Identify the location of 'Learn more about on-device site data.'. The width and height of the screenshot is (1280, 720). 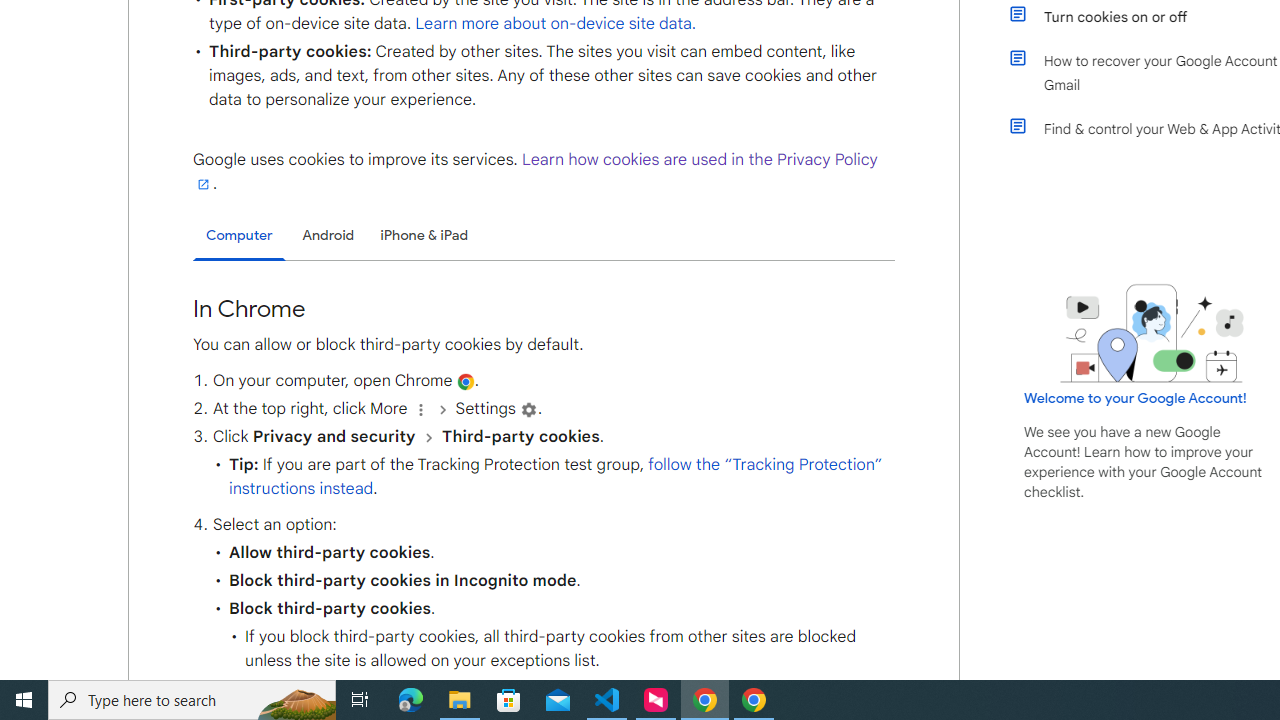
(556, 23).